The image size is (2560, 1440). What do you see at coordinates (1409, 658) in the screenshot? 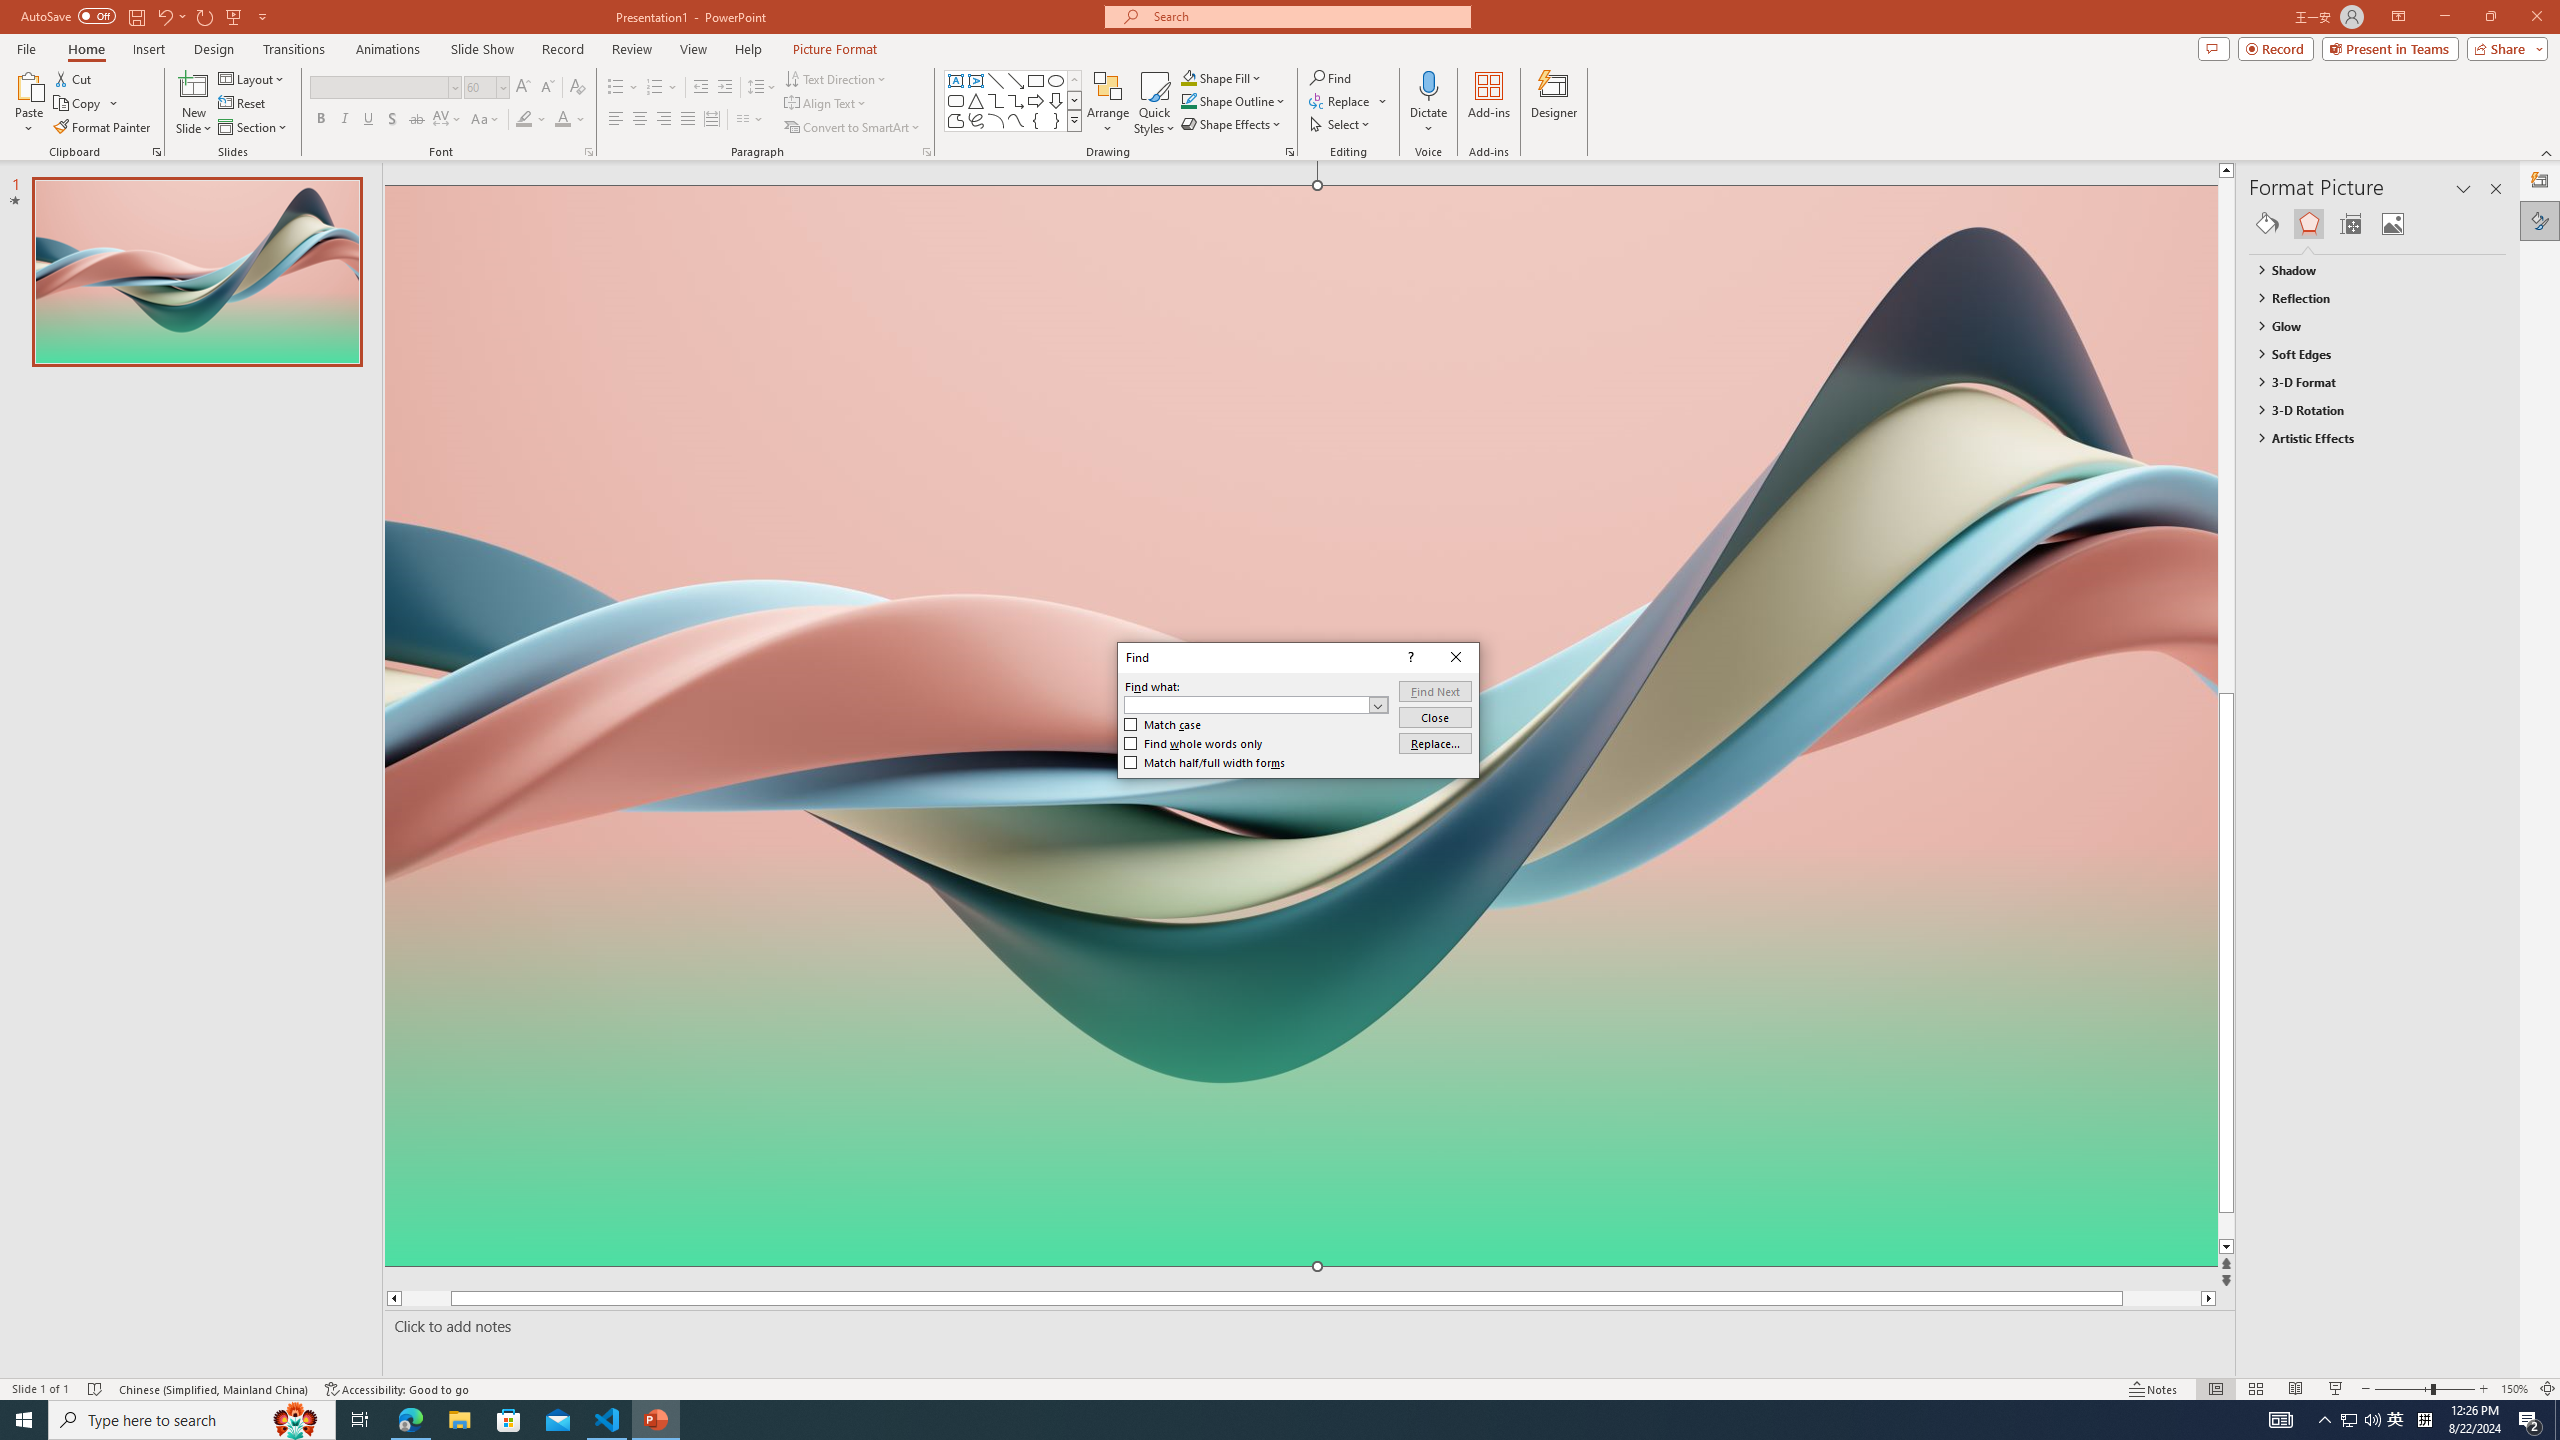
I see `'Context help'` at bounding box center [1409, 658].